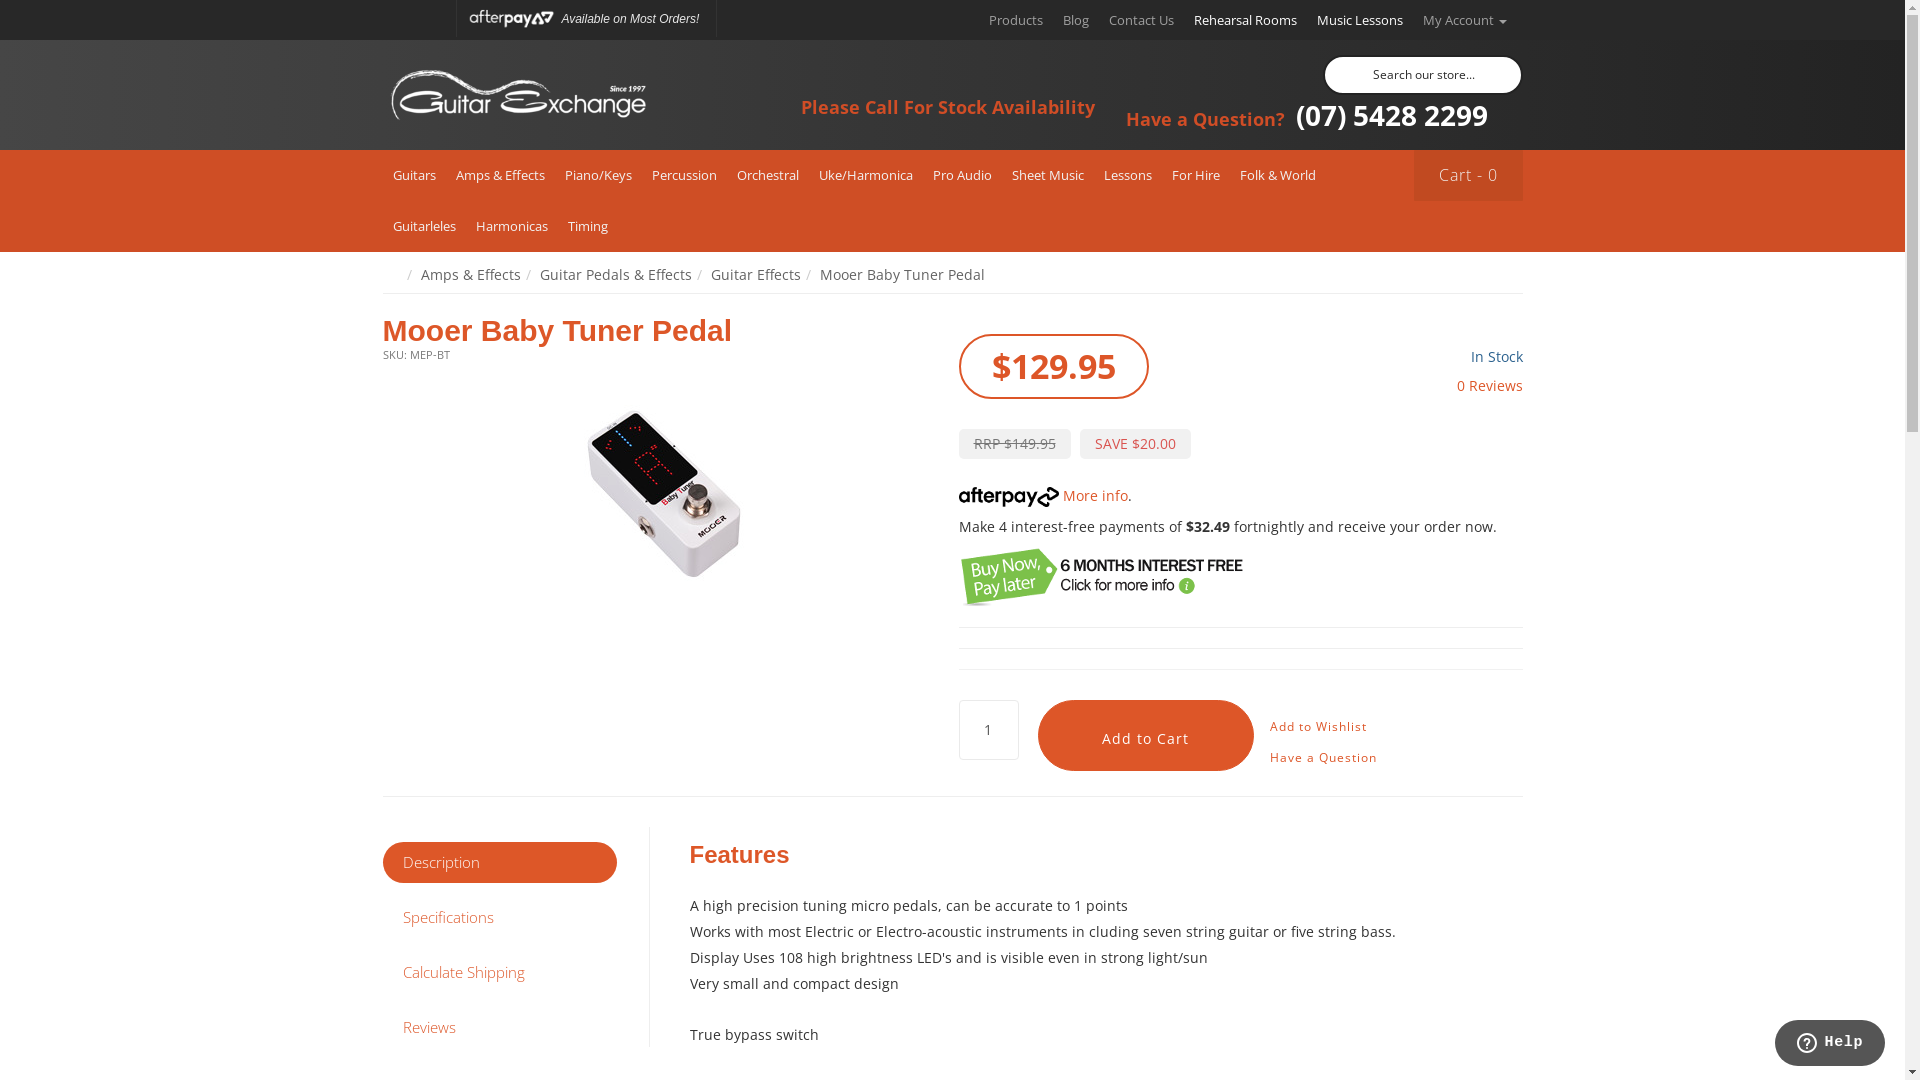 The width and height of the screenshot is (1920, 1080). What do you see at coordinates (1195, 174) in the screenshot?
I see `'For Hire'` at bounding box center [1195, 174].